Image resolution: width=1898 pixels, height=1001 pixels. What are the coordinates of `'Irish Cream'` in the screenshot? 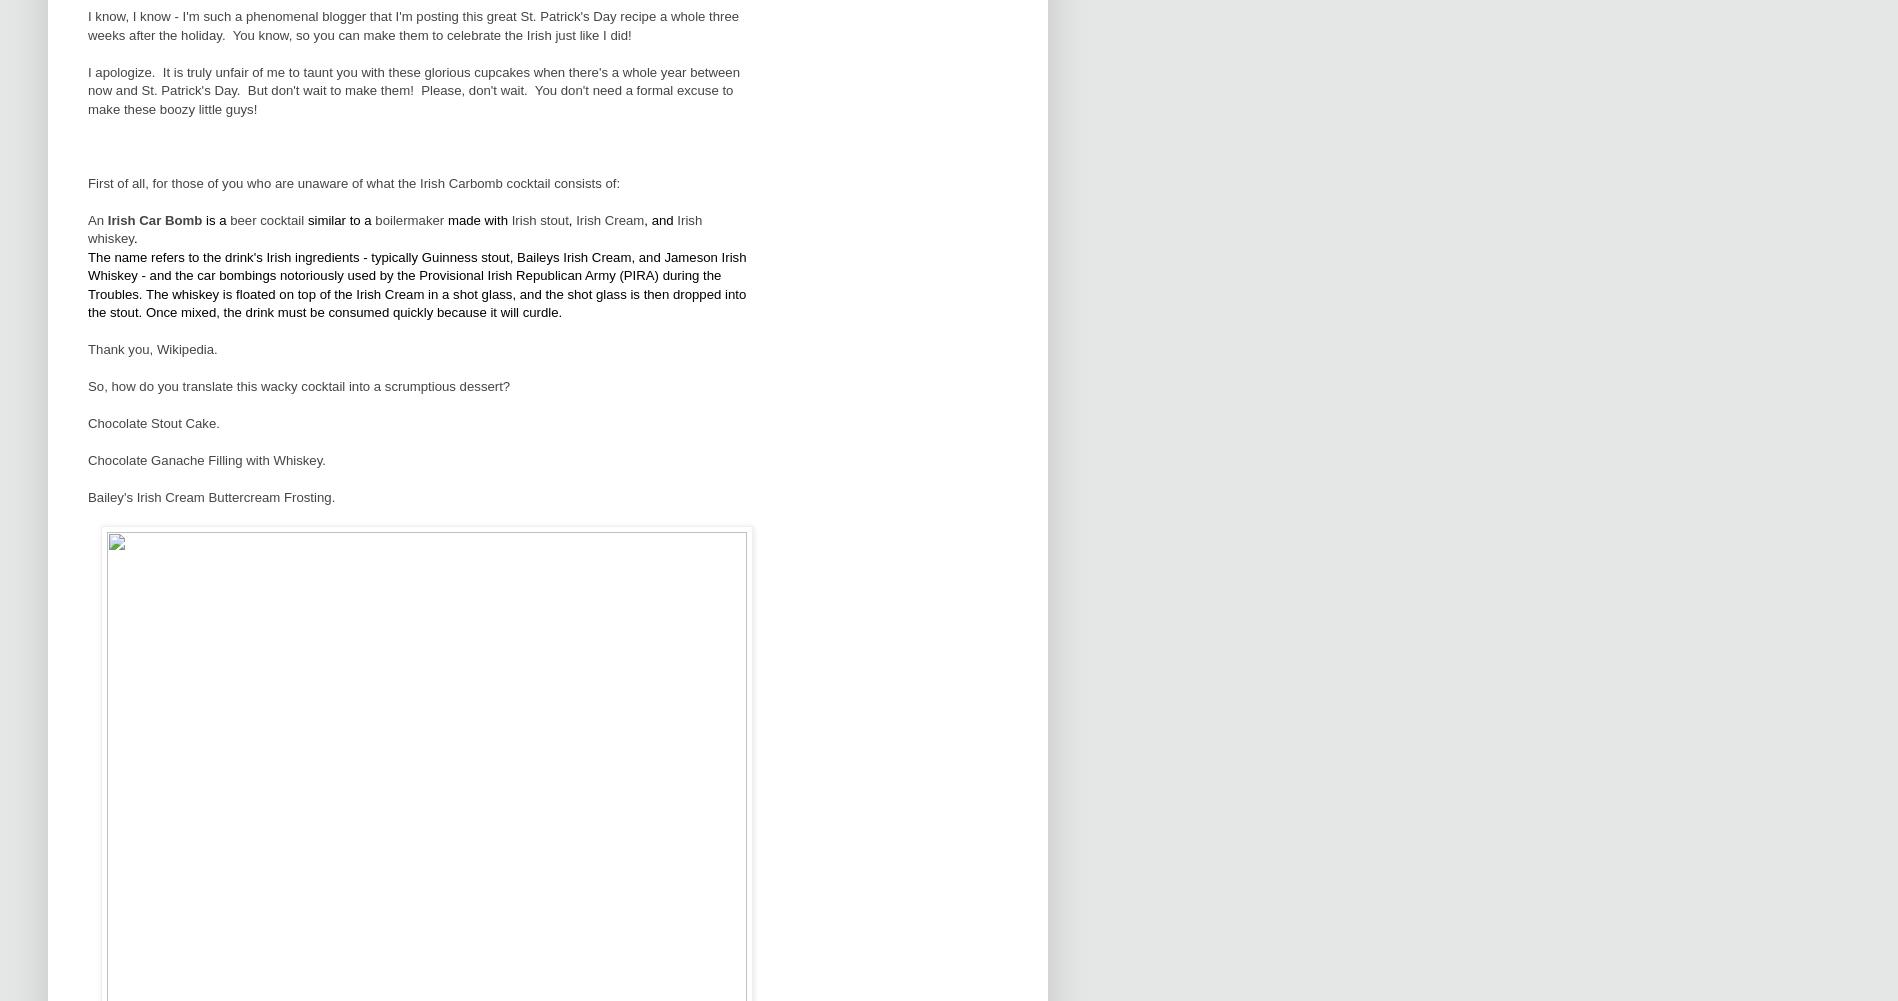 It's located at (609, 218).